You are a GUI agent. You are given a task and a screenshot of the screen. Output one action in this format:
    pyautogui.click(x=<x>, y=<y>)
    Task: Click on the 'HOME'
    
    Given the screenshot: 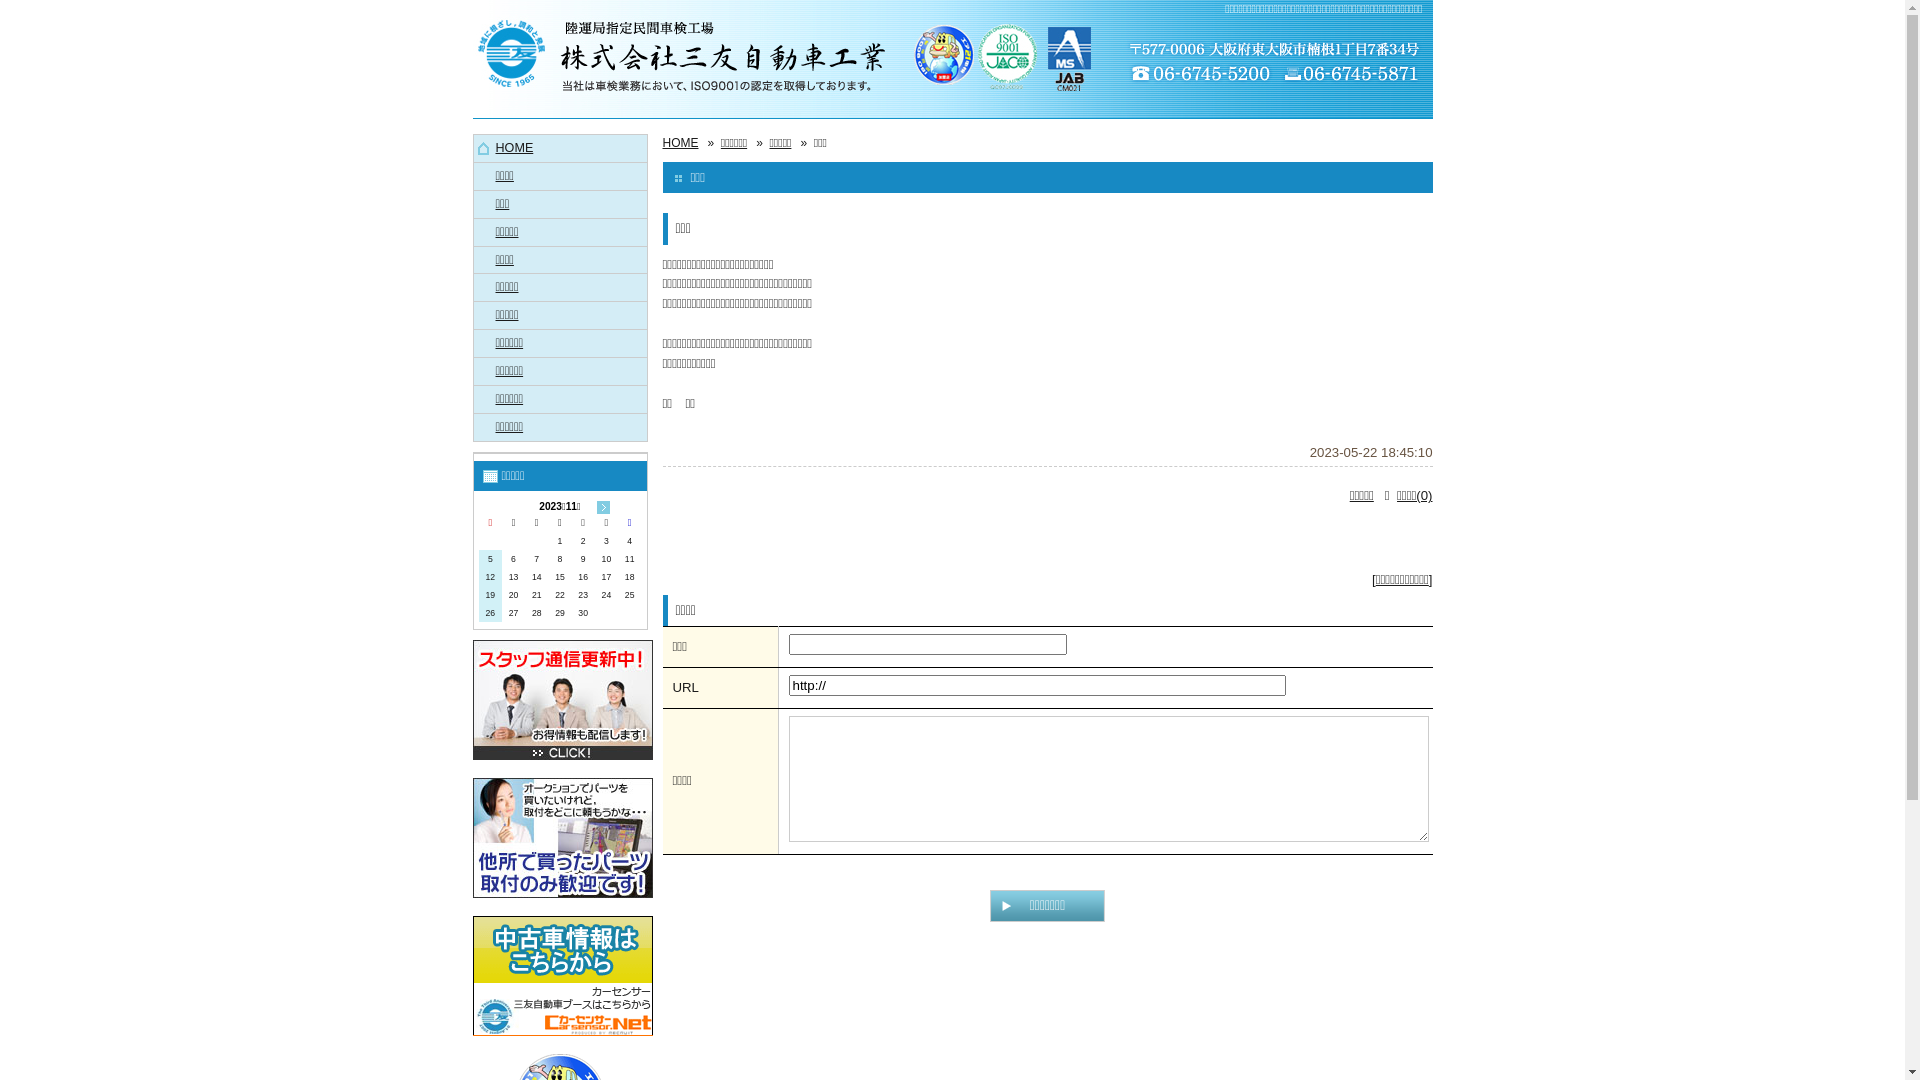 What is the action you would take?
    pyautogui.click(x=473, y=147)
    